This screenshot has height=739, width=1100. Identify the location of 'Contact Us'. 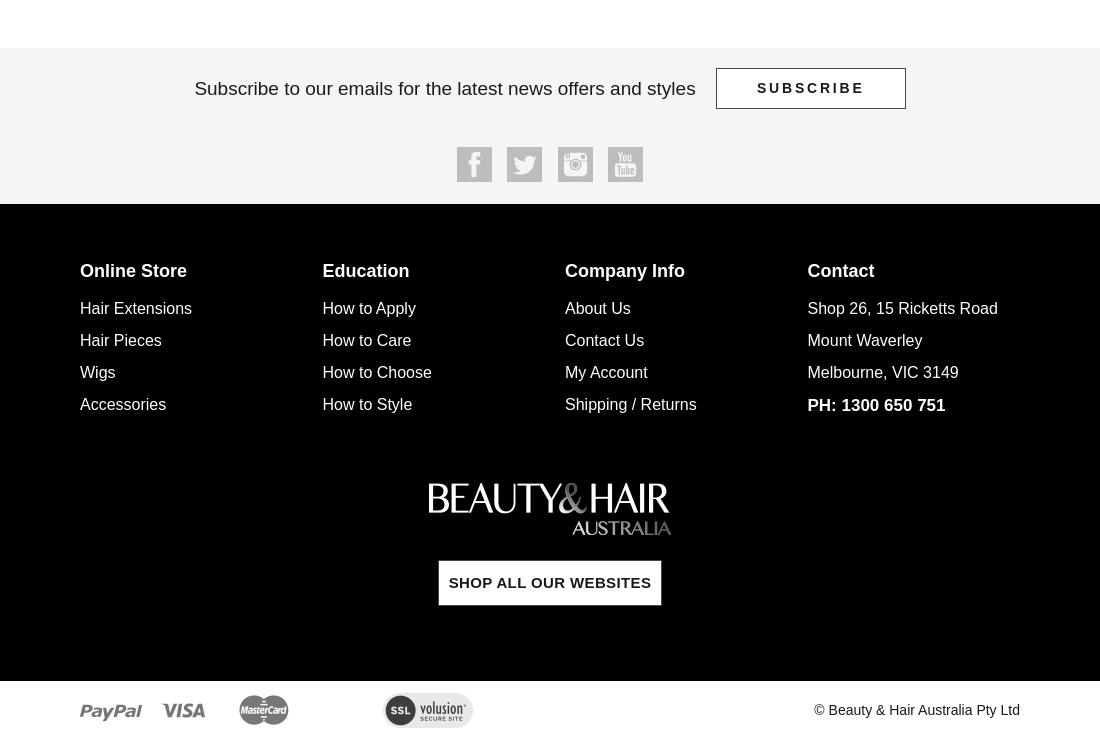
(563, 338).